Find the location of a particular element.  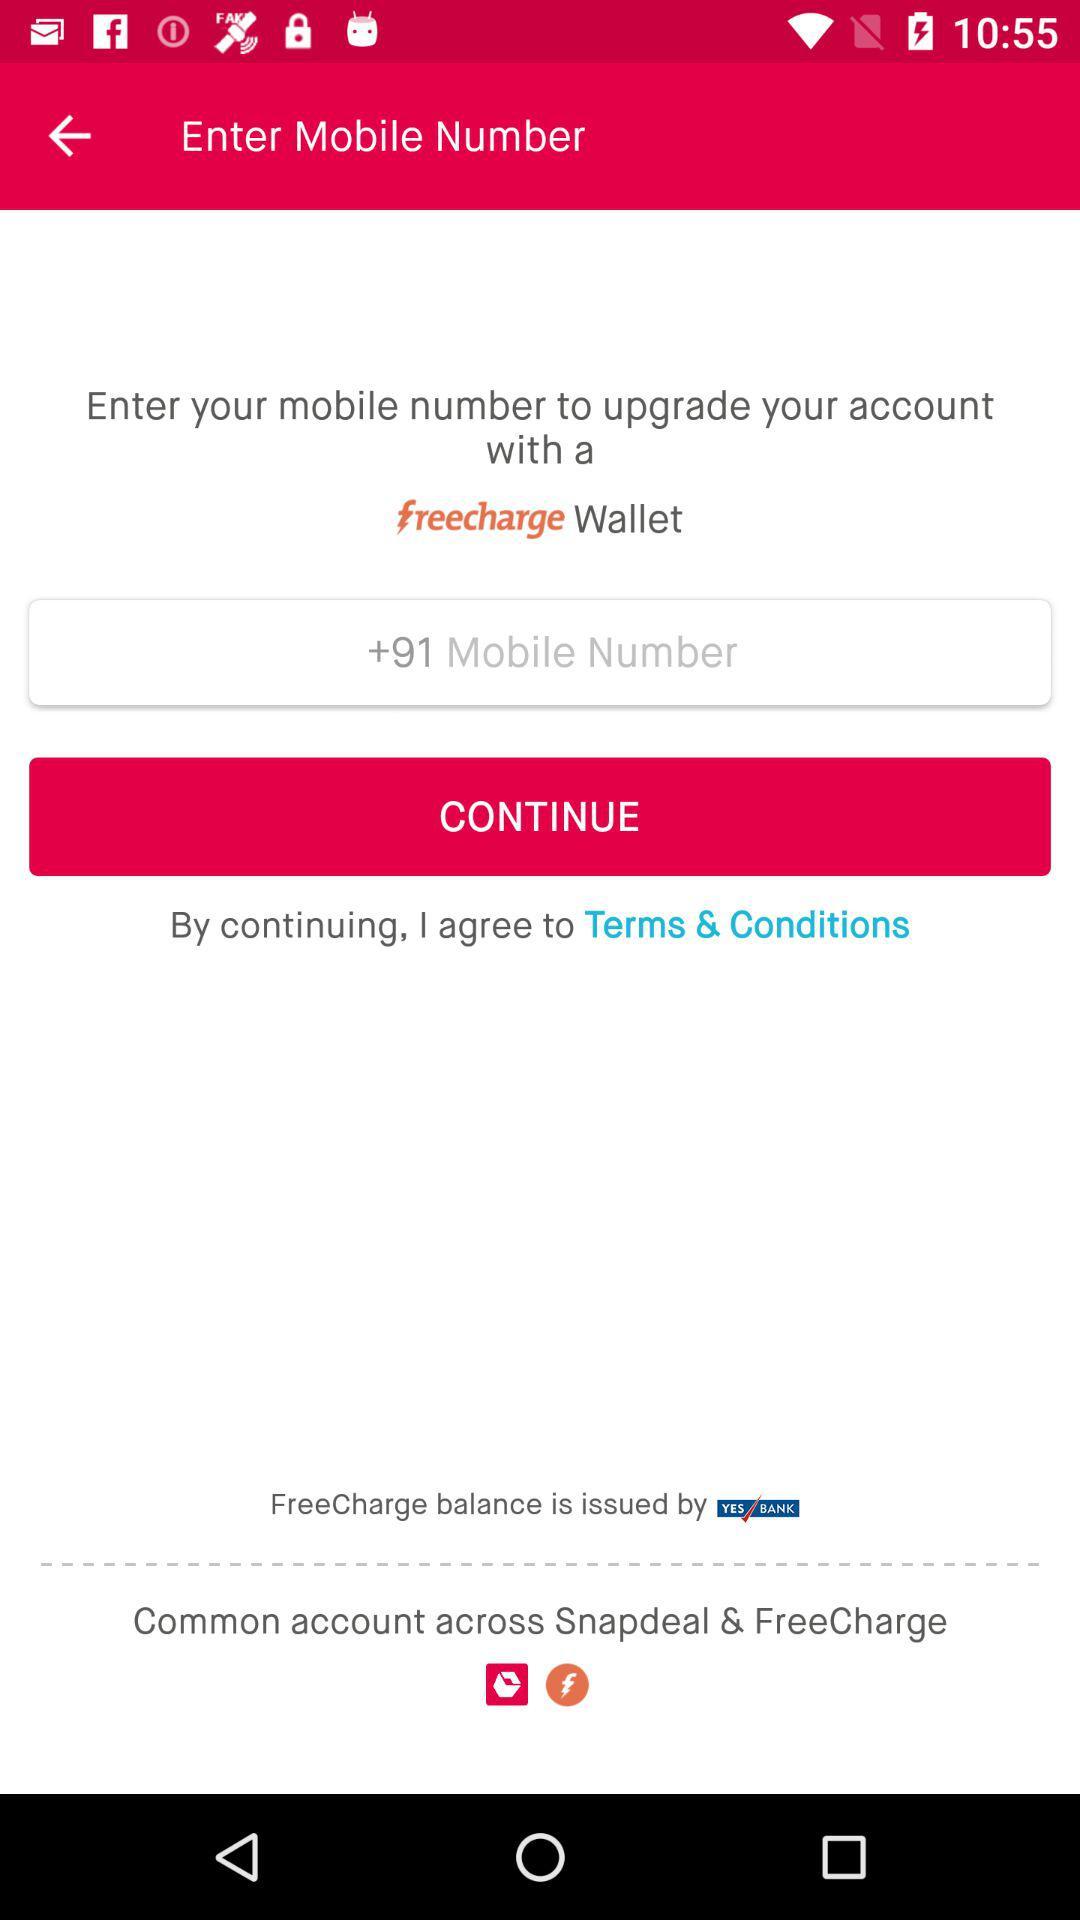

the item above continue is located at coordinates (591, 652).